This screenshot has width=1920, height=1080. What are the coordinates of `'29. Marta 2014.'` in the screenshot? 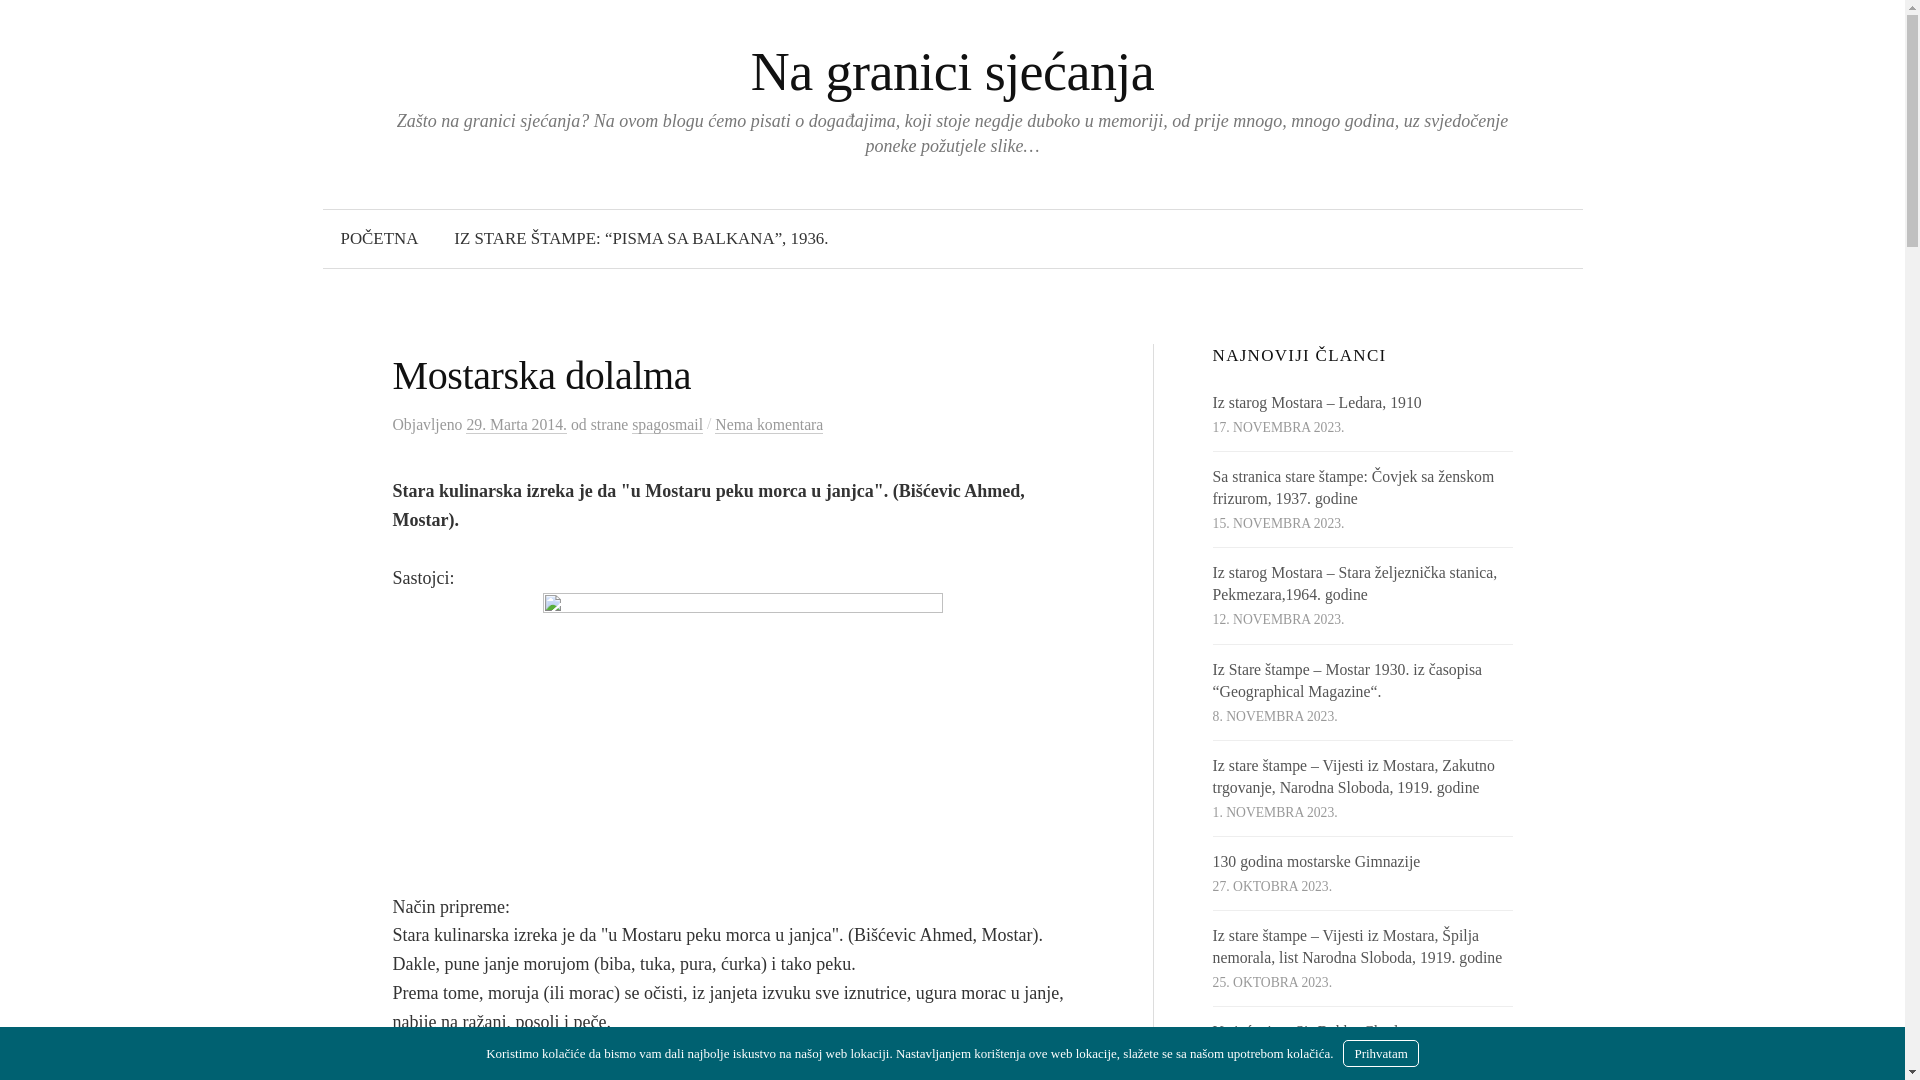 It's located at (516, 423).